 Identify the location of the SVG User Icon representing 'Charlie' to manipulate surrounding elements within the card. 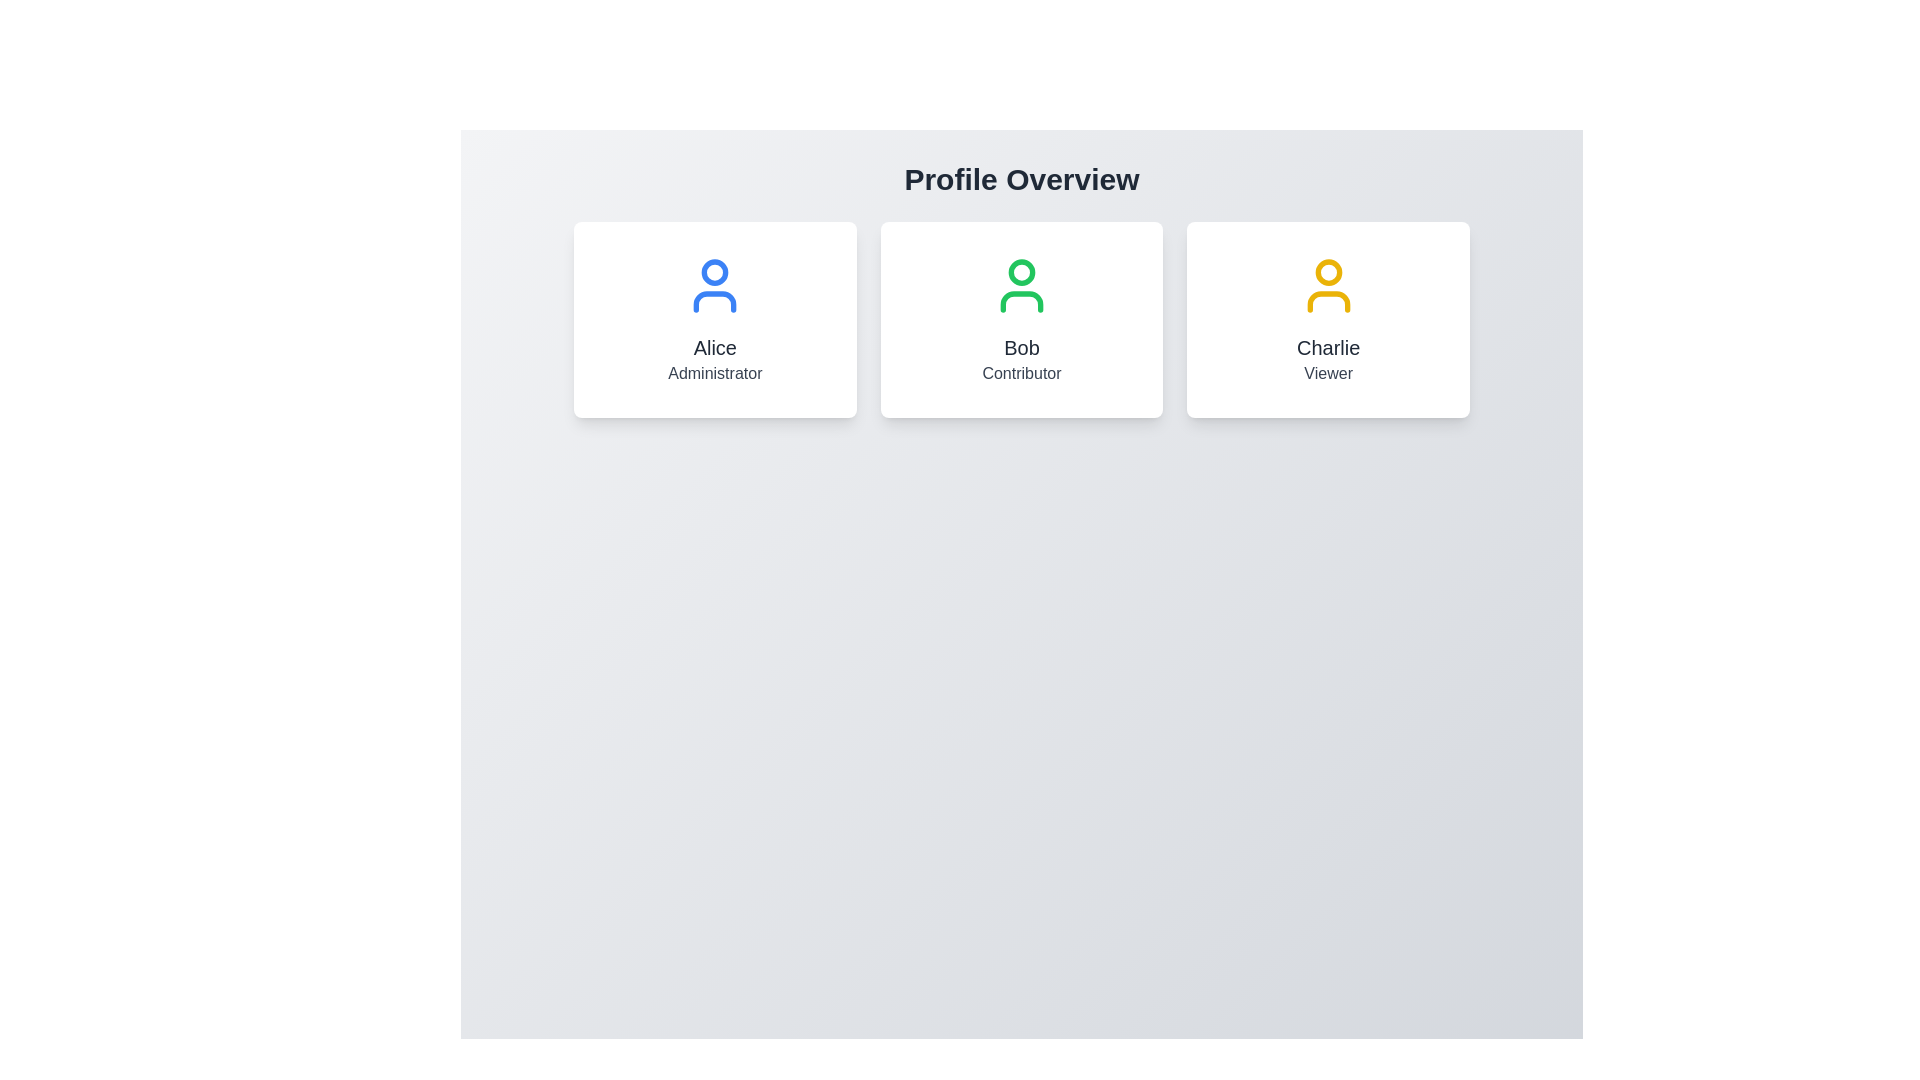
(1328, 285).